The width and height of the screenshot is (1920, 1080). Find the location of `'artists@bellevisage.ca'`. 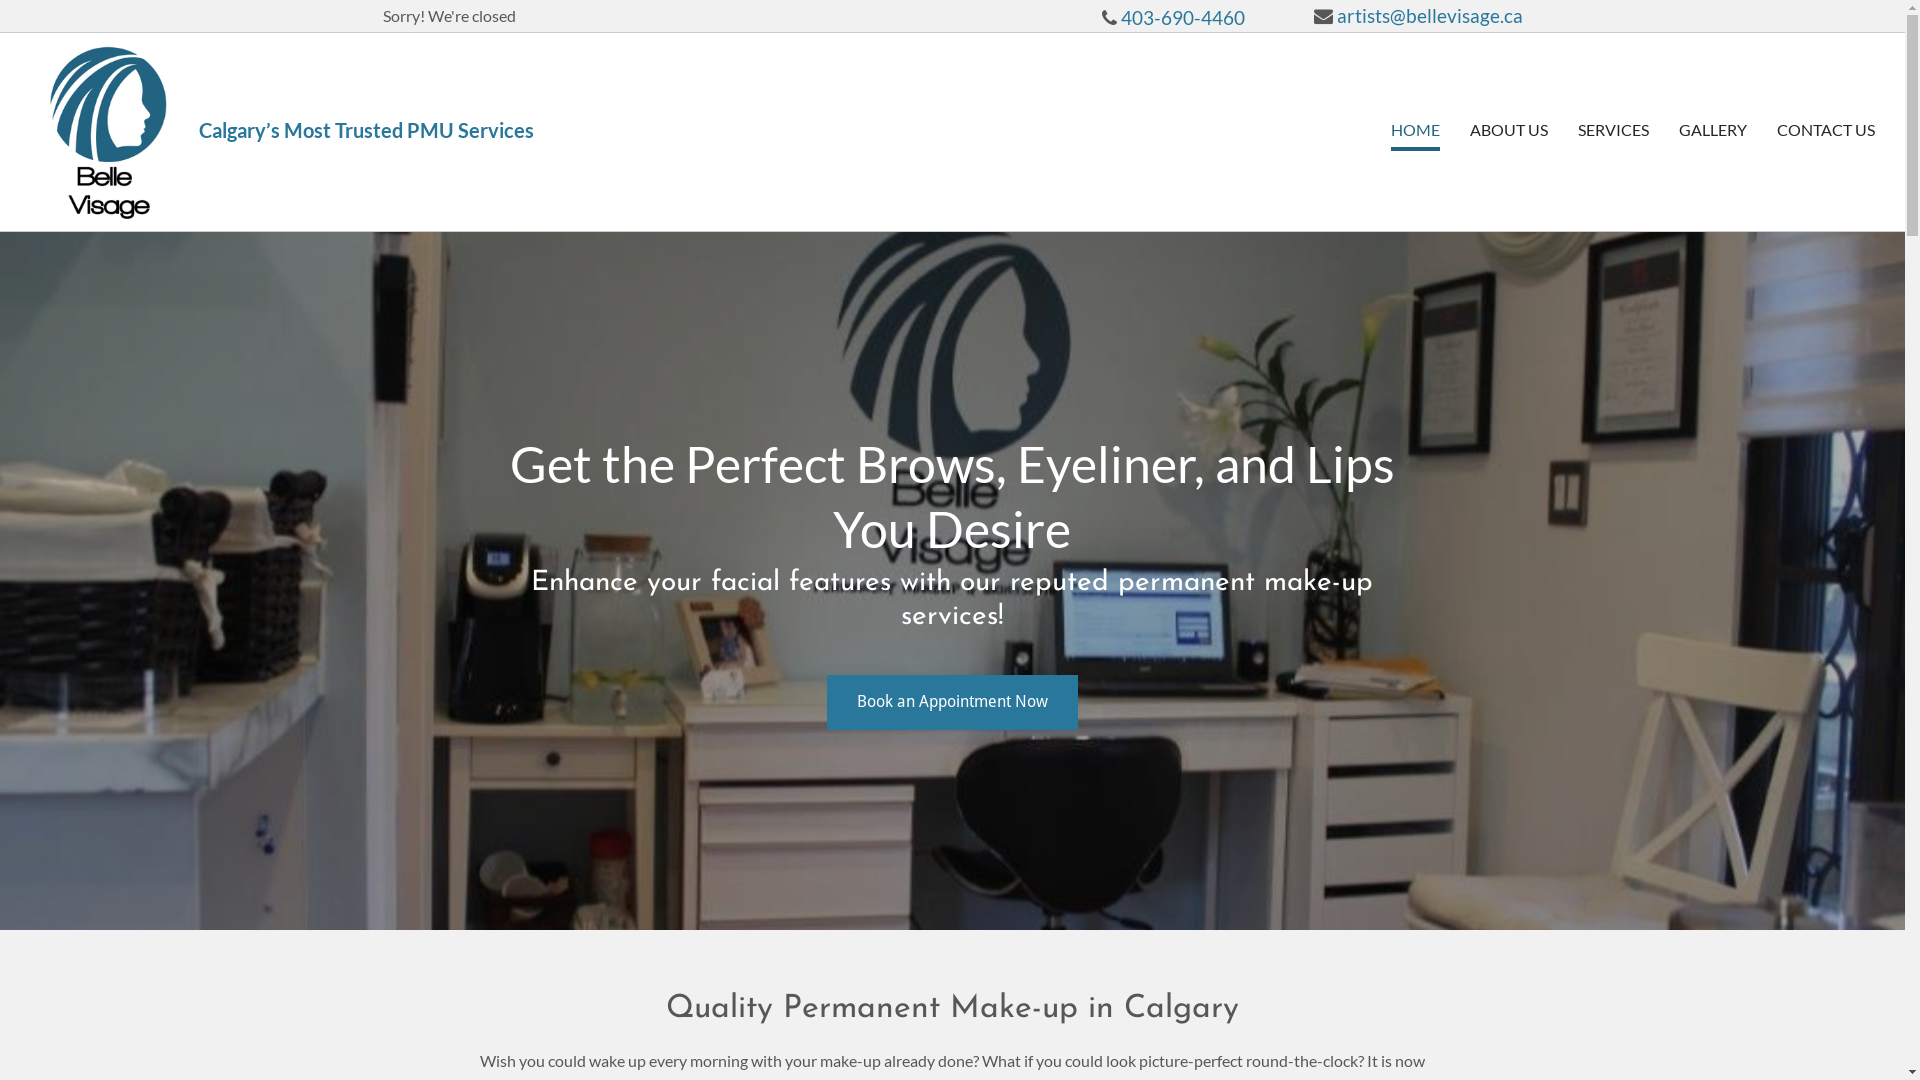

'artists@bellevisage.ca' is located at coordinates (1428, 15).